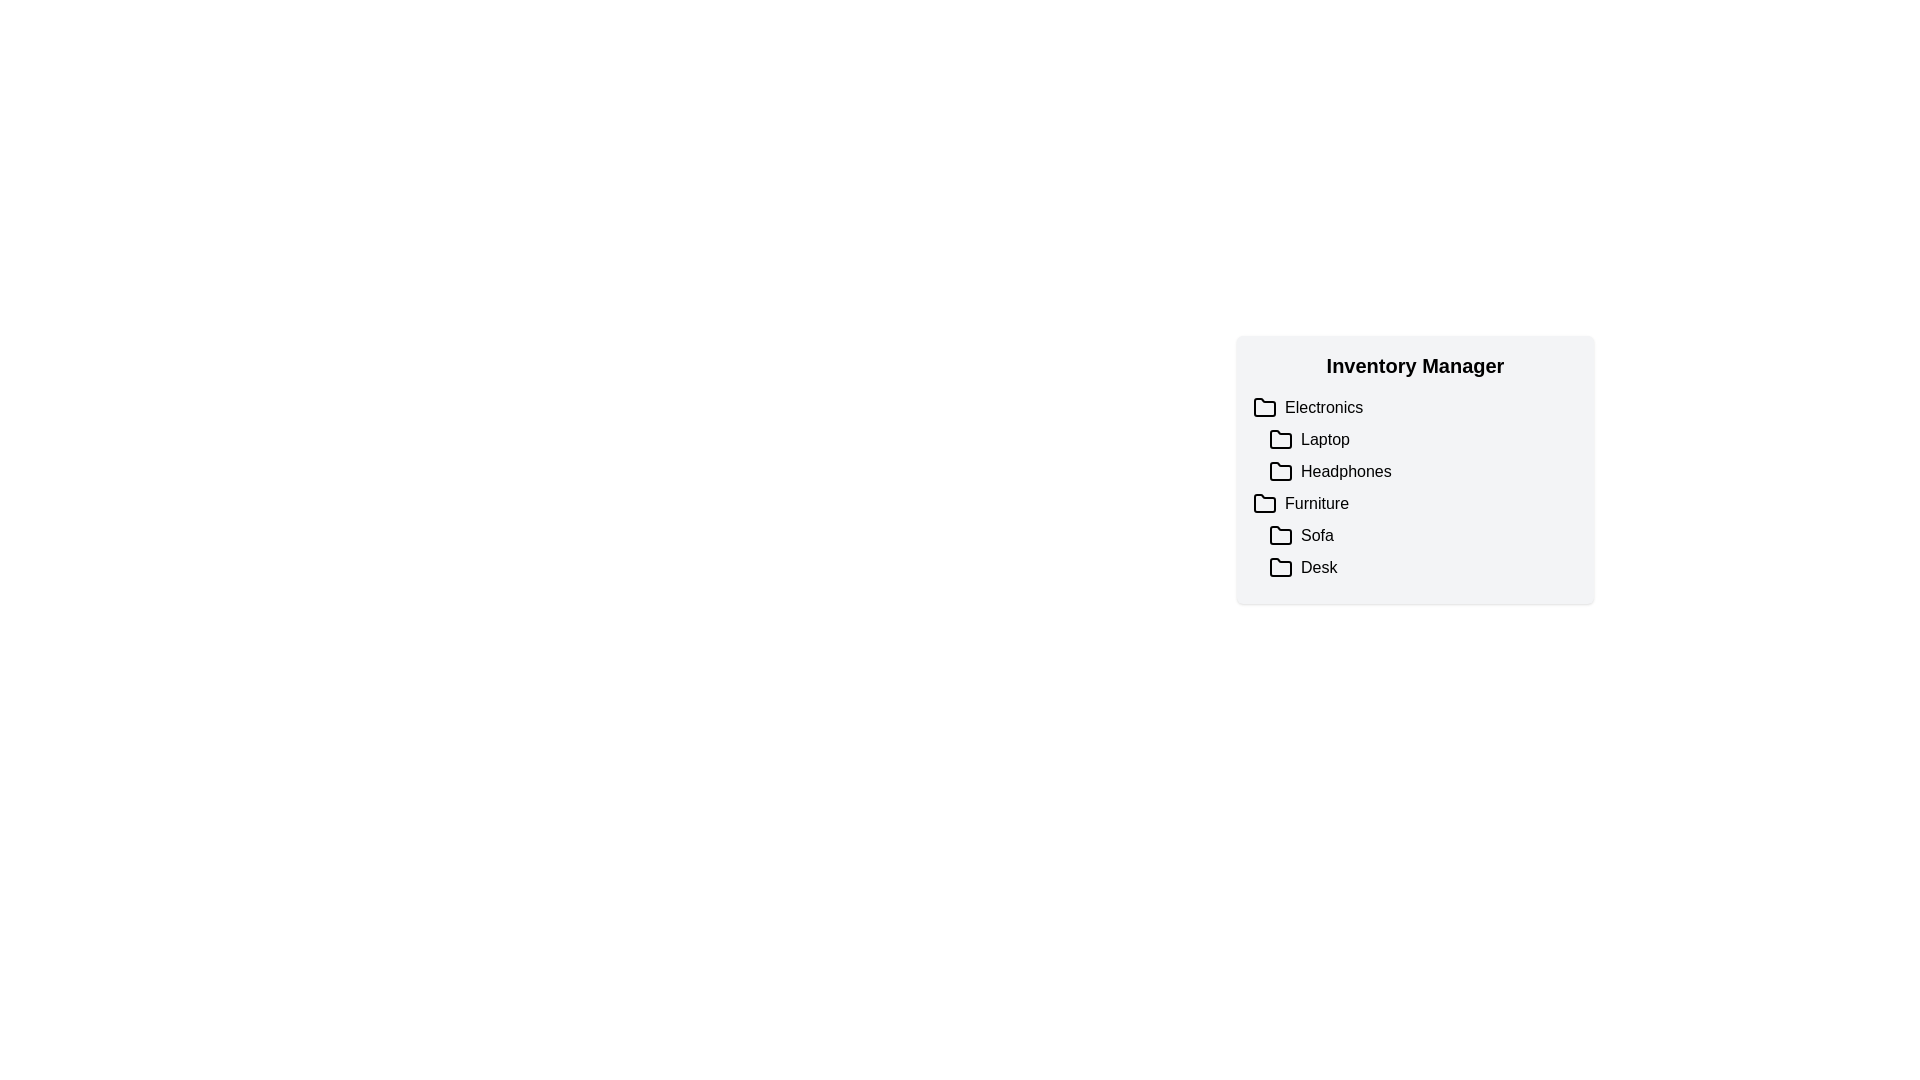  I want to click on the folder icon representing the 'Desk' entry in the 'Inventory Manager' list view, which is the last visible entry, so click(1281, 567).